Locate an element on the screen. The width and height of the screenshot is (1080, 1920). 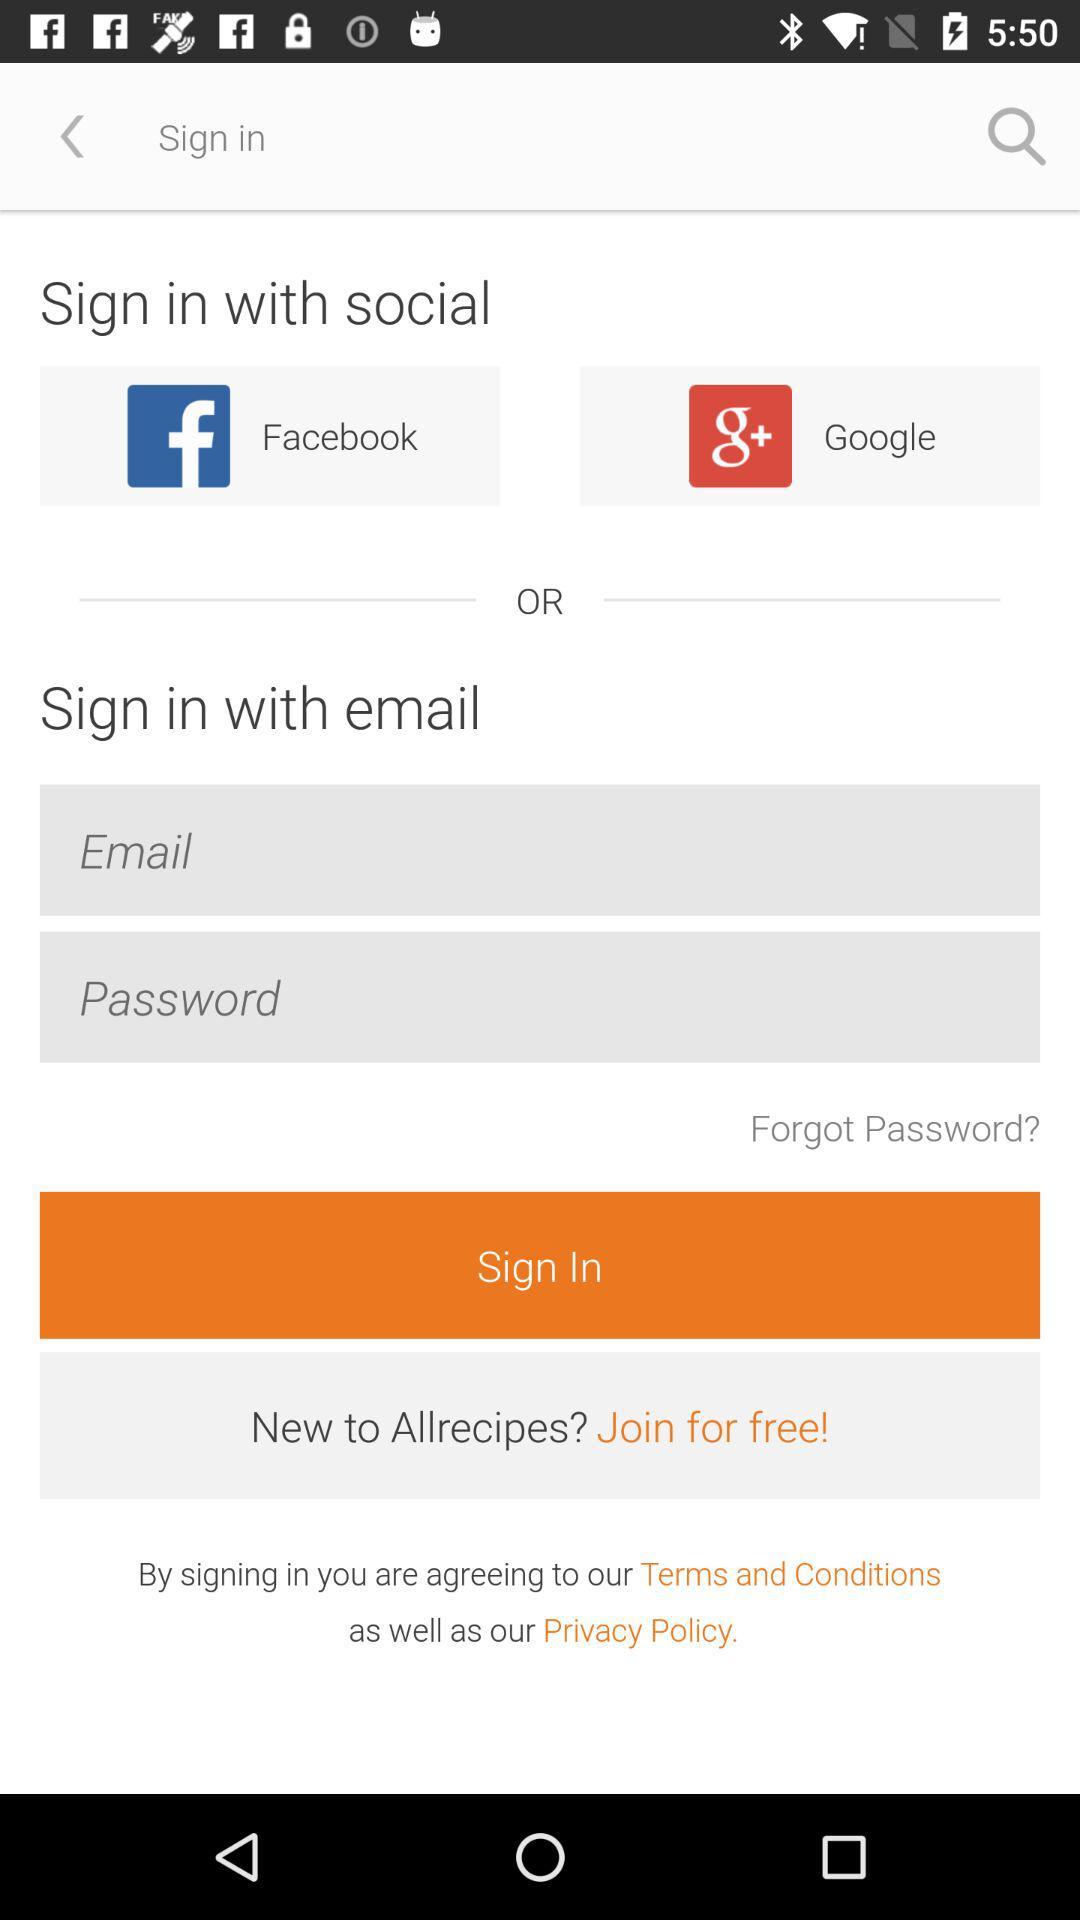
join for free! is located at coordinates (711, 1424).